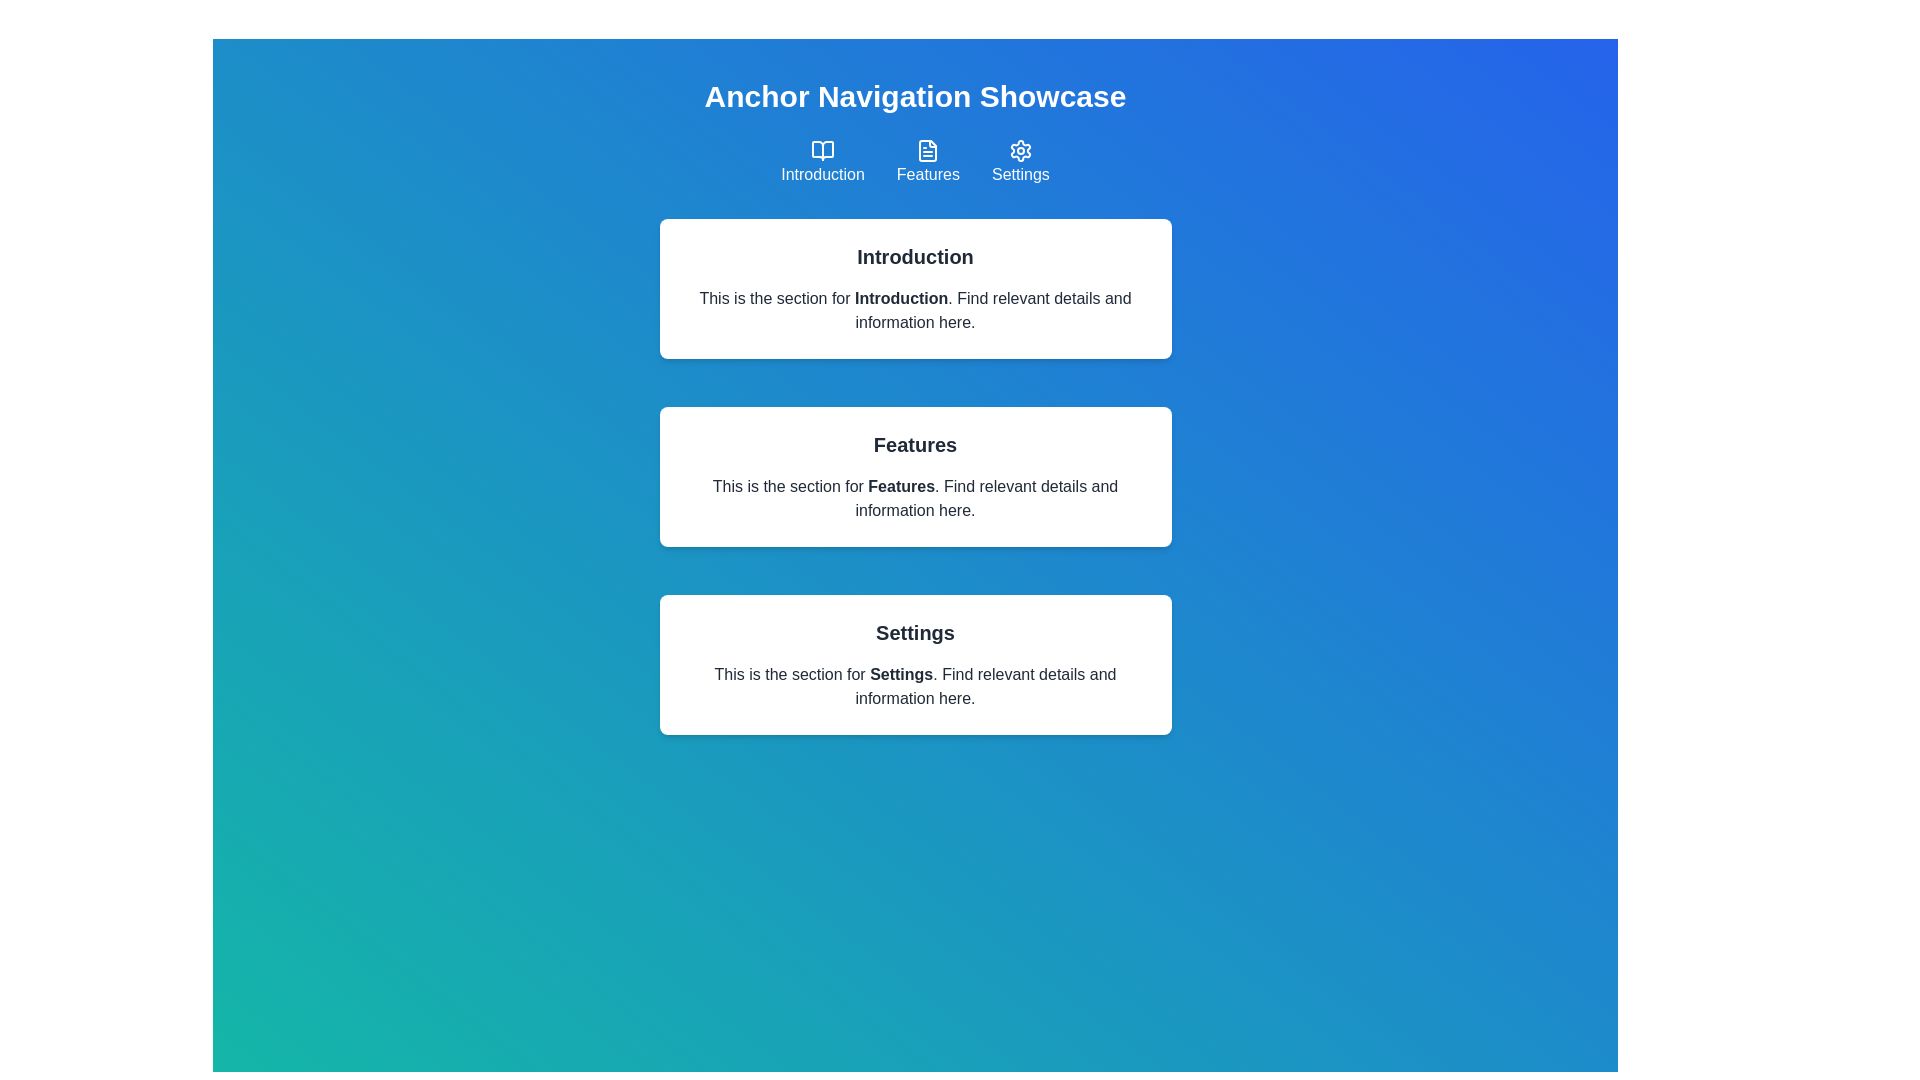 The image size is (1920, 1080). What do you see at coordinates (1020, 149) in the screenshot?
I see `the 'Settings' icon, which is the third icon from the left in the top horizontal menu bar` at bounding box center [1020, 149].